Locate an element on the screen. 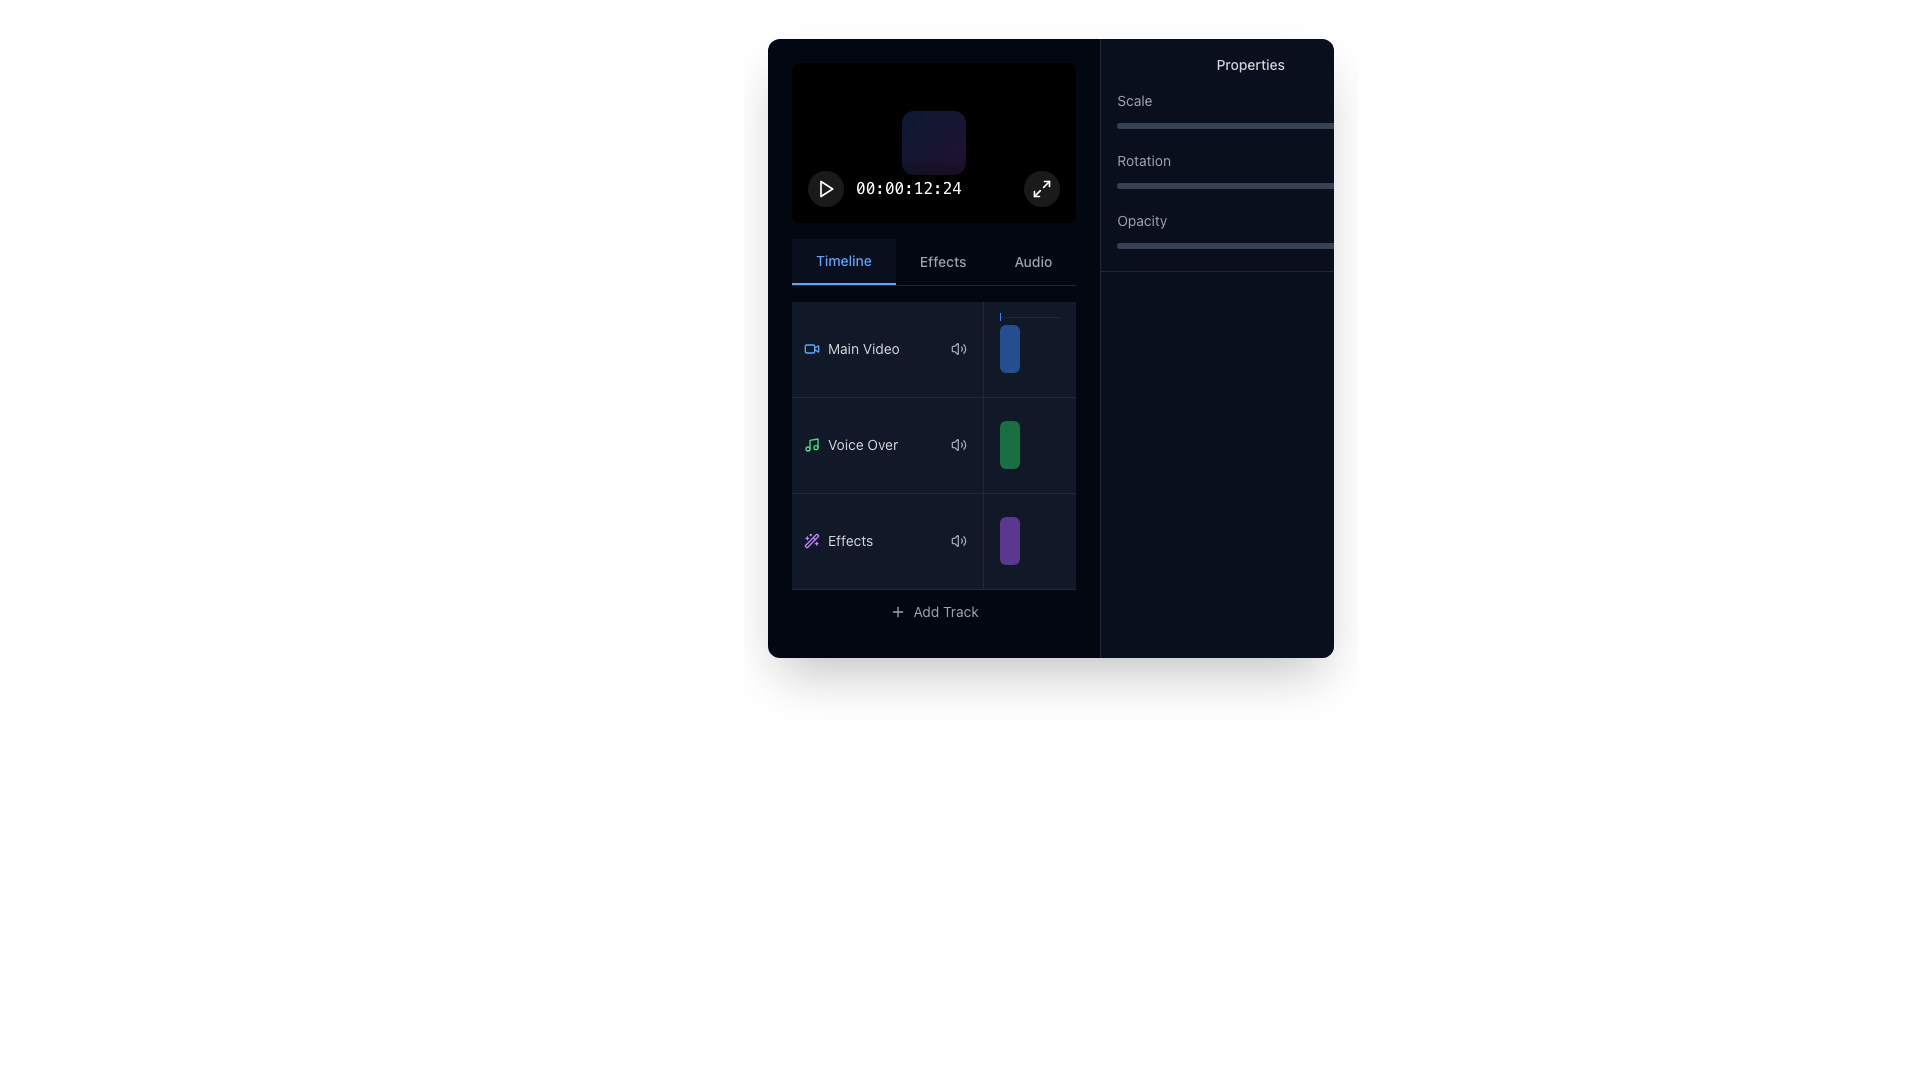  the blue indicator bar located at the top of the 'Main Video' section is located at coordinates (1030, 315).